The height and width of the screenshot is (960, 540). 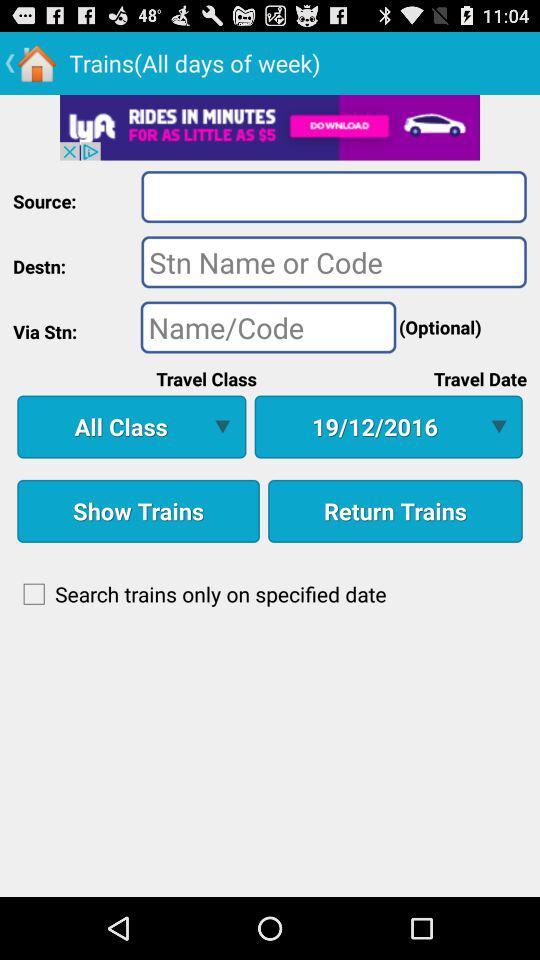 I want to click on area, so click(x=334, y=196).